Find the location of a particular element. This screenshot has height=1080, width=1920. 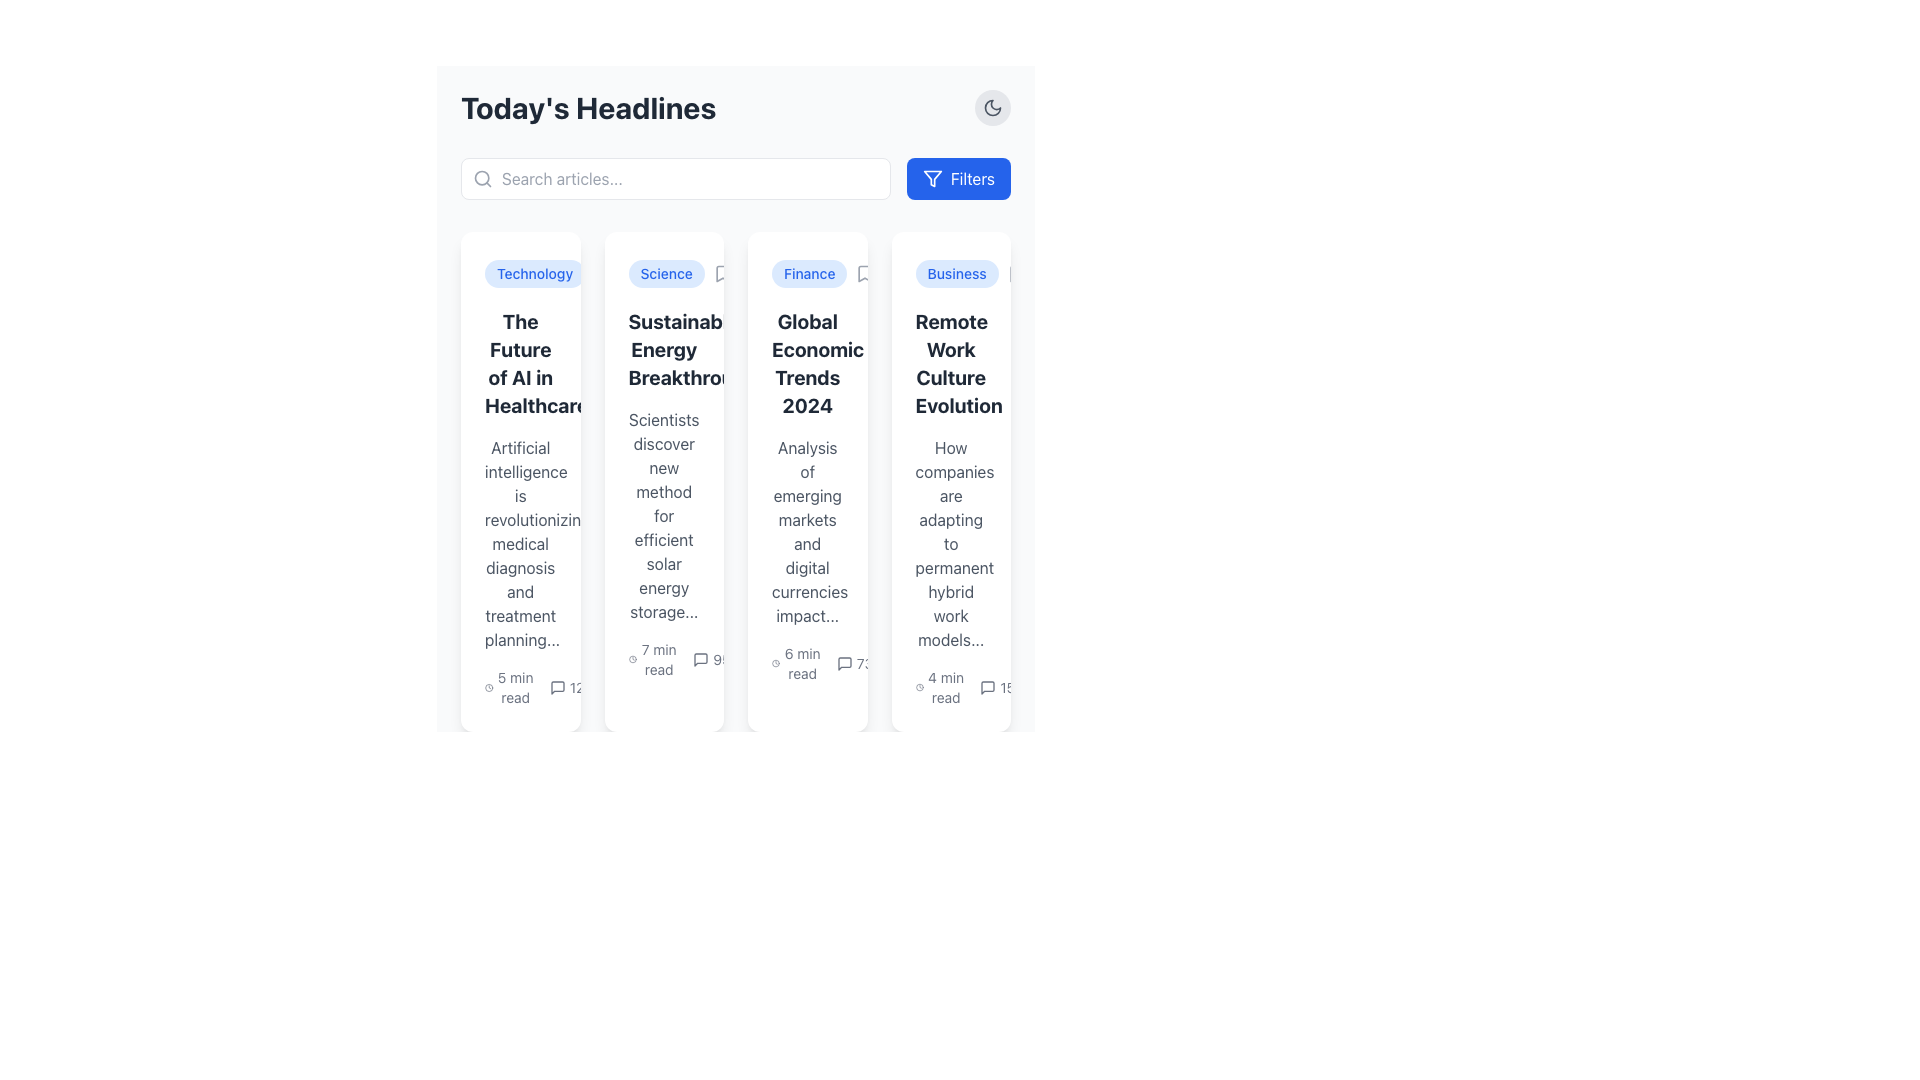

the clock icon located to the left of the '7 min read' text under the 'Sustainable Energy Breakthrough' article for visual cues about time is located at coordinates (631, 659).